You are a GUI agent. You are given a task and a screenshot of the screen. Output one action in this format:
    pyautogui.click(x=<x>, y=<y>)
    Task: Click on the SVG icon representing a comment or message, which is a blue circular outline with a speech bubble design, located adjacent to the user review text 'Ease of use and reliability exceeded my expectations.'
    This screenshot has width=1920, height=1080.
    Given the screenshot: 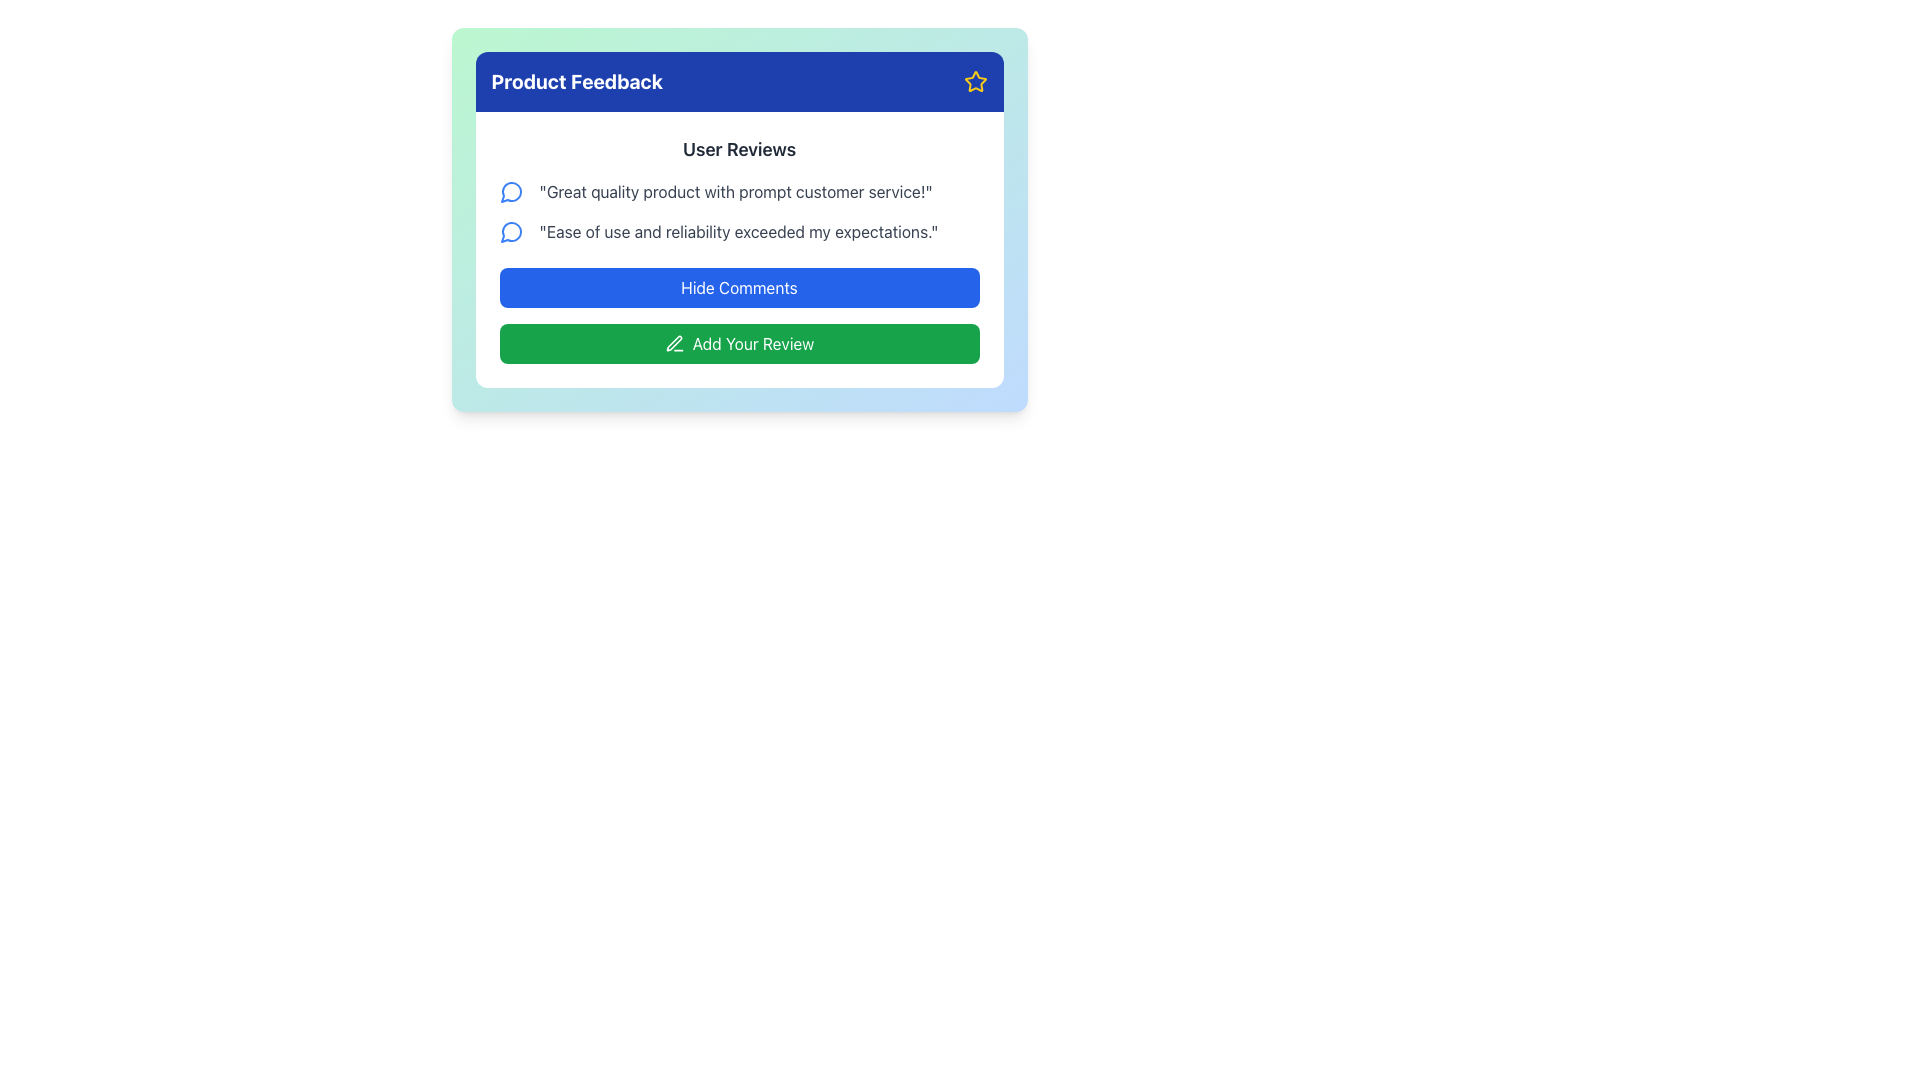 What is the action you would take?
    pyautogui.click(x=510, y=231)
    